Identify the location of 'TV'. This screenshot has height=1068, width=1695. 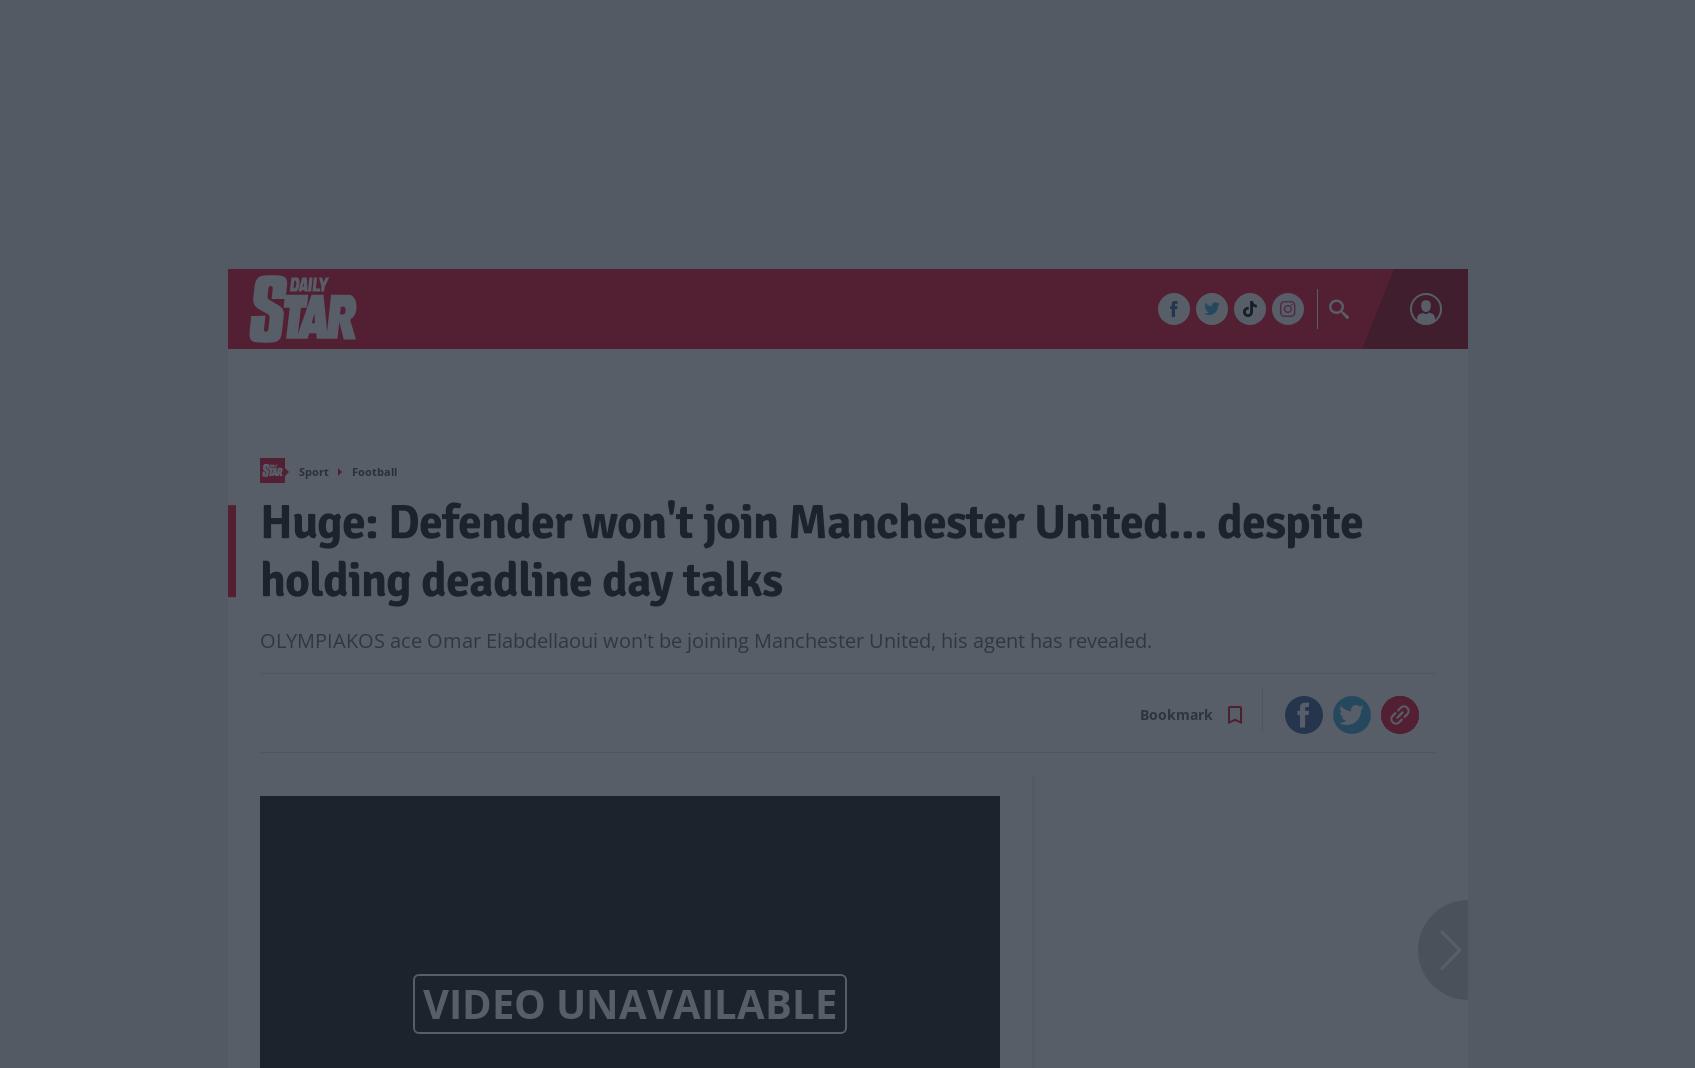
(838, 310).